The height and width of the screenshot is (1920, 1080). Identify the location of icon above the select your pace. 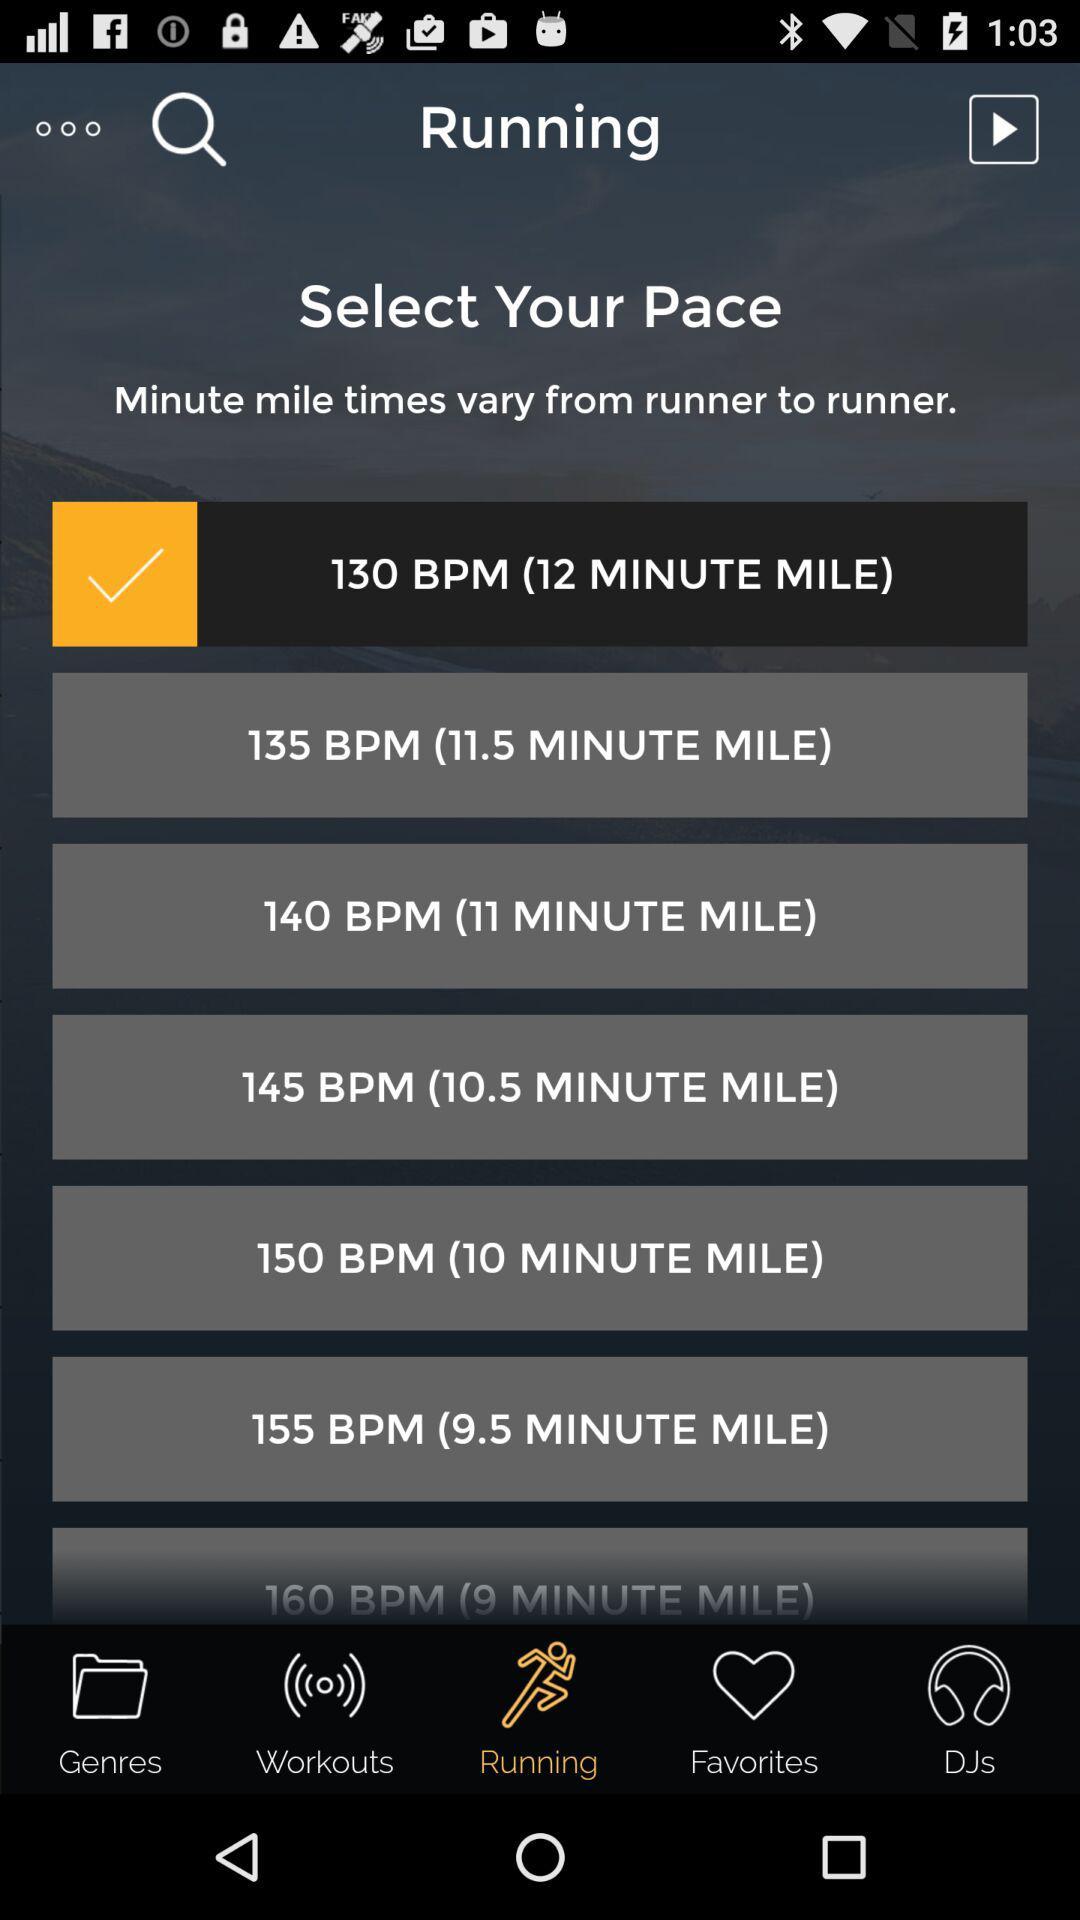
(68, 127).